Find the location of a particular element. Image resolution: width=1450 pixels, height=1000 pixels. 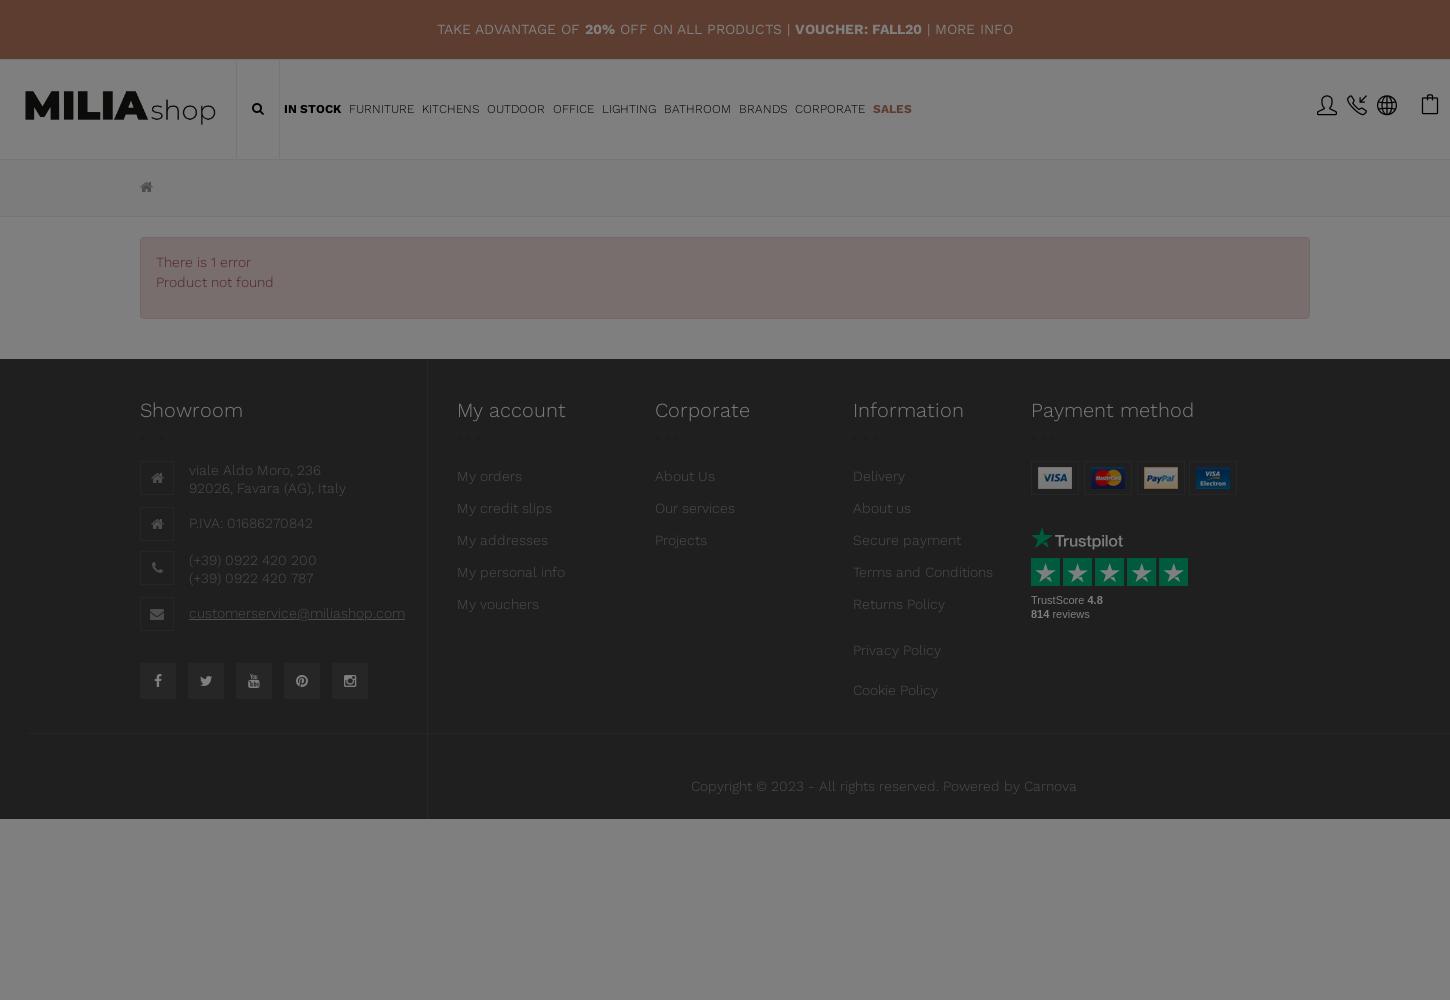

'My account' is located at coordinates (511, 410).